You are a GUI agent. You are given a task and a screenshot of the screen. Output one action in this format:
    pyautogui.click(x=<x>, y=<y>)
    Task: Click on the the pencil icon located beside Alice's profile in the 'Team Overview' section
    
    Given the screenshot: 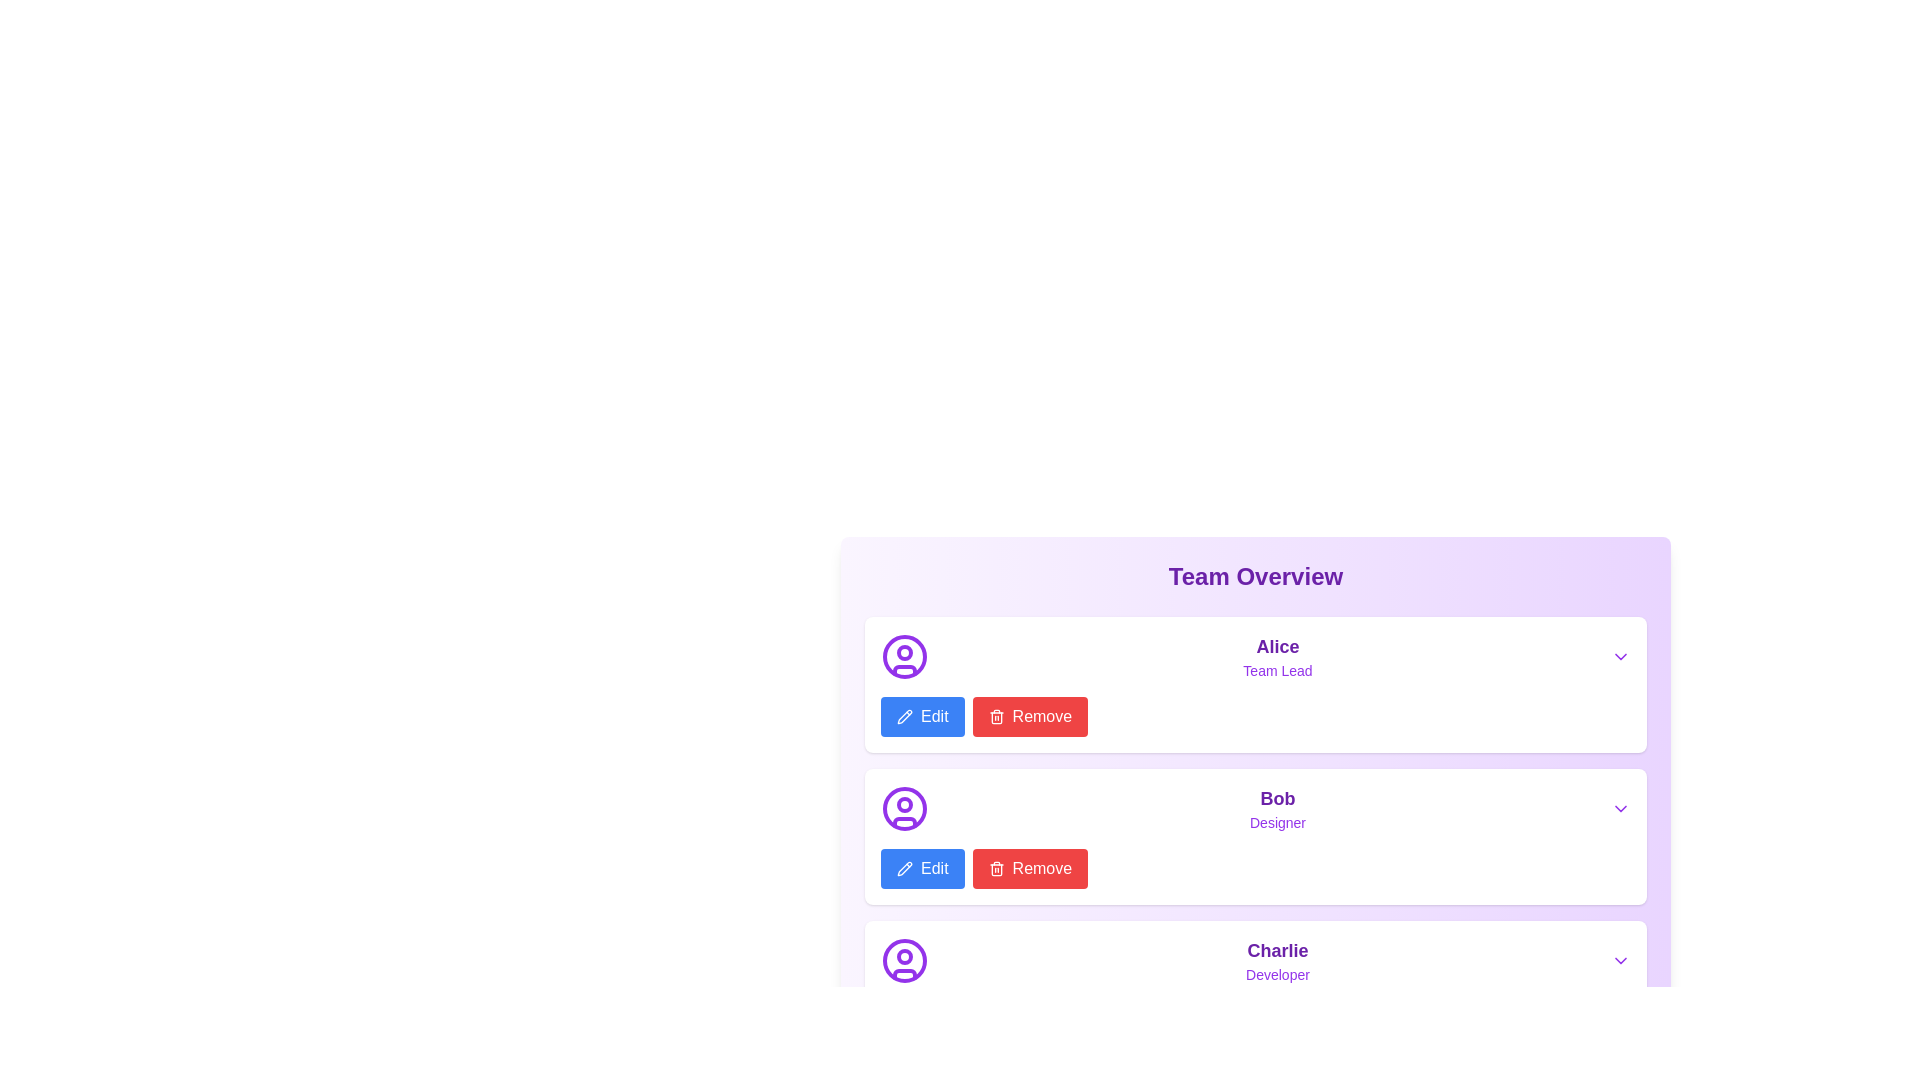 What is the action you would take?
    pyautogui.click(x=902, y=715)
    